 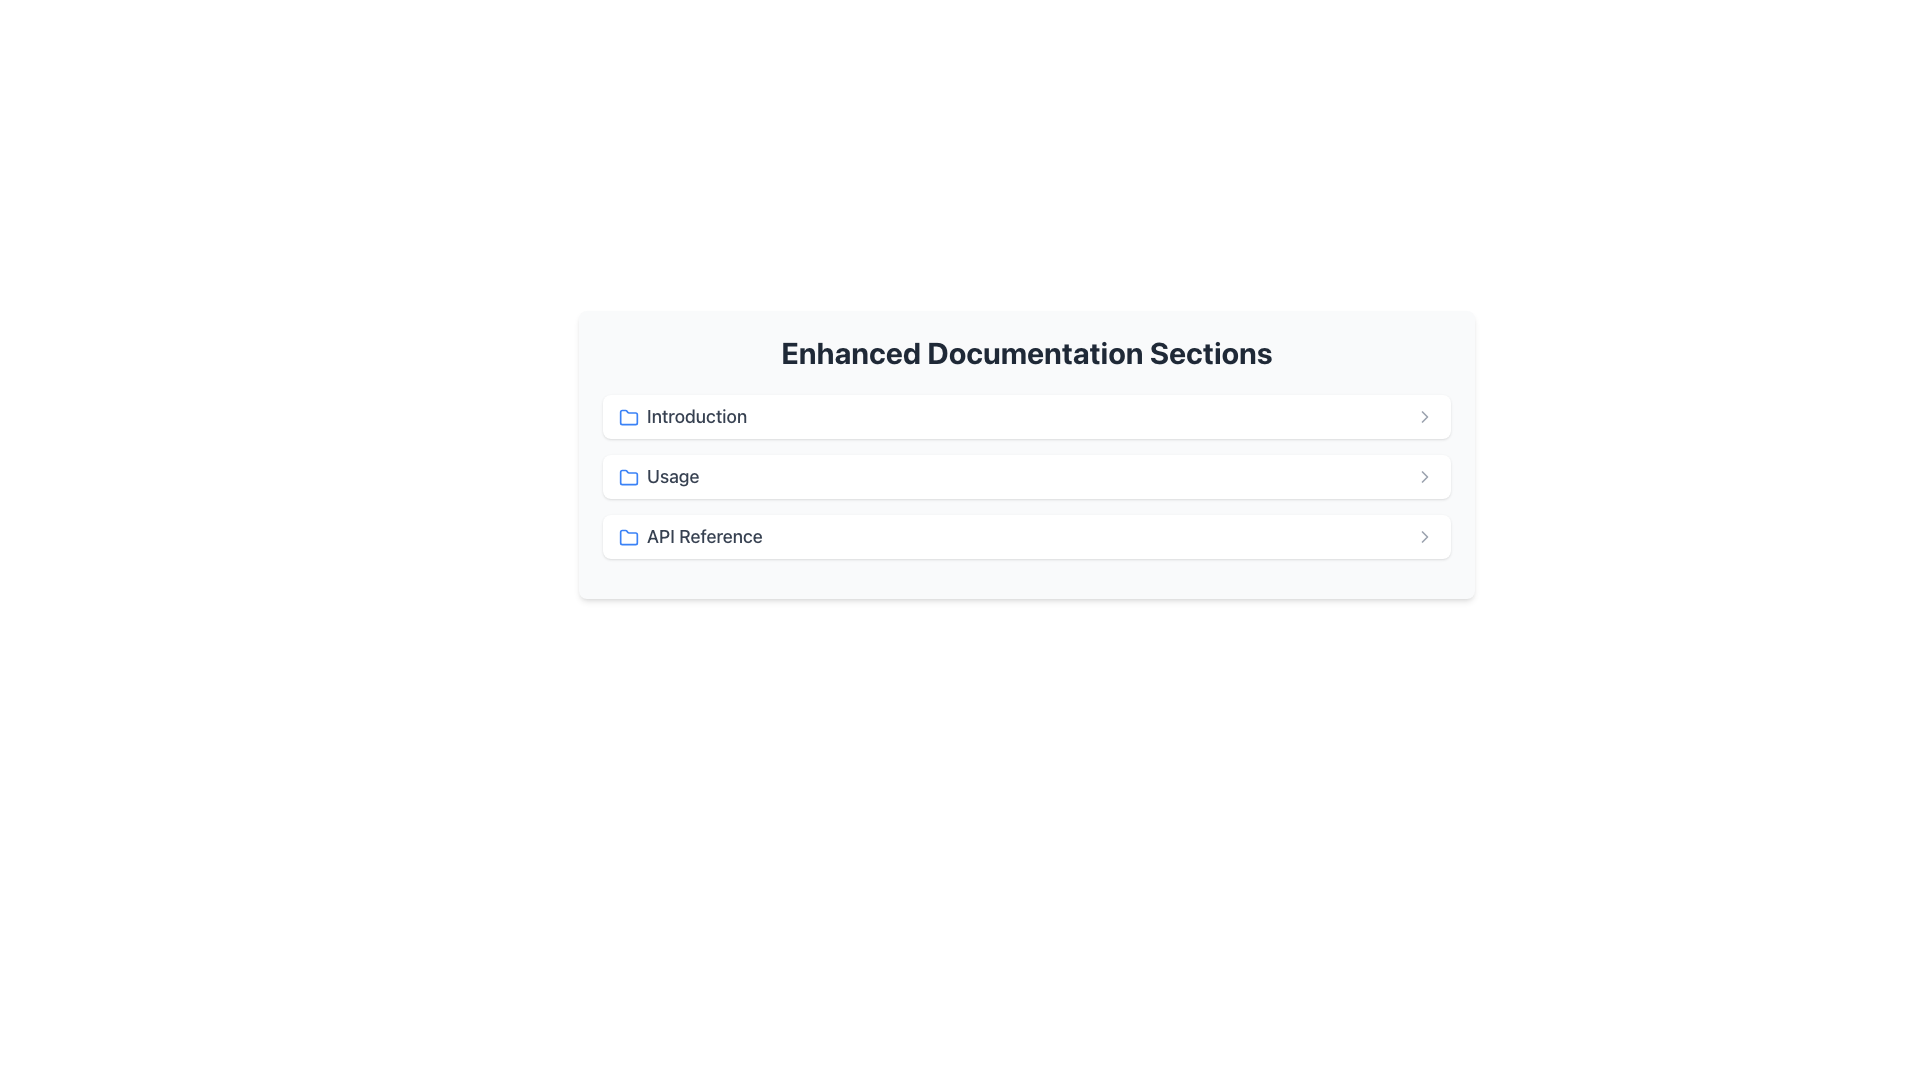 I want to click on the right-pointing arrow icon located at the far right of the 'API Reference' entry, so click(x=1424, y=535).